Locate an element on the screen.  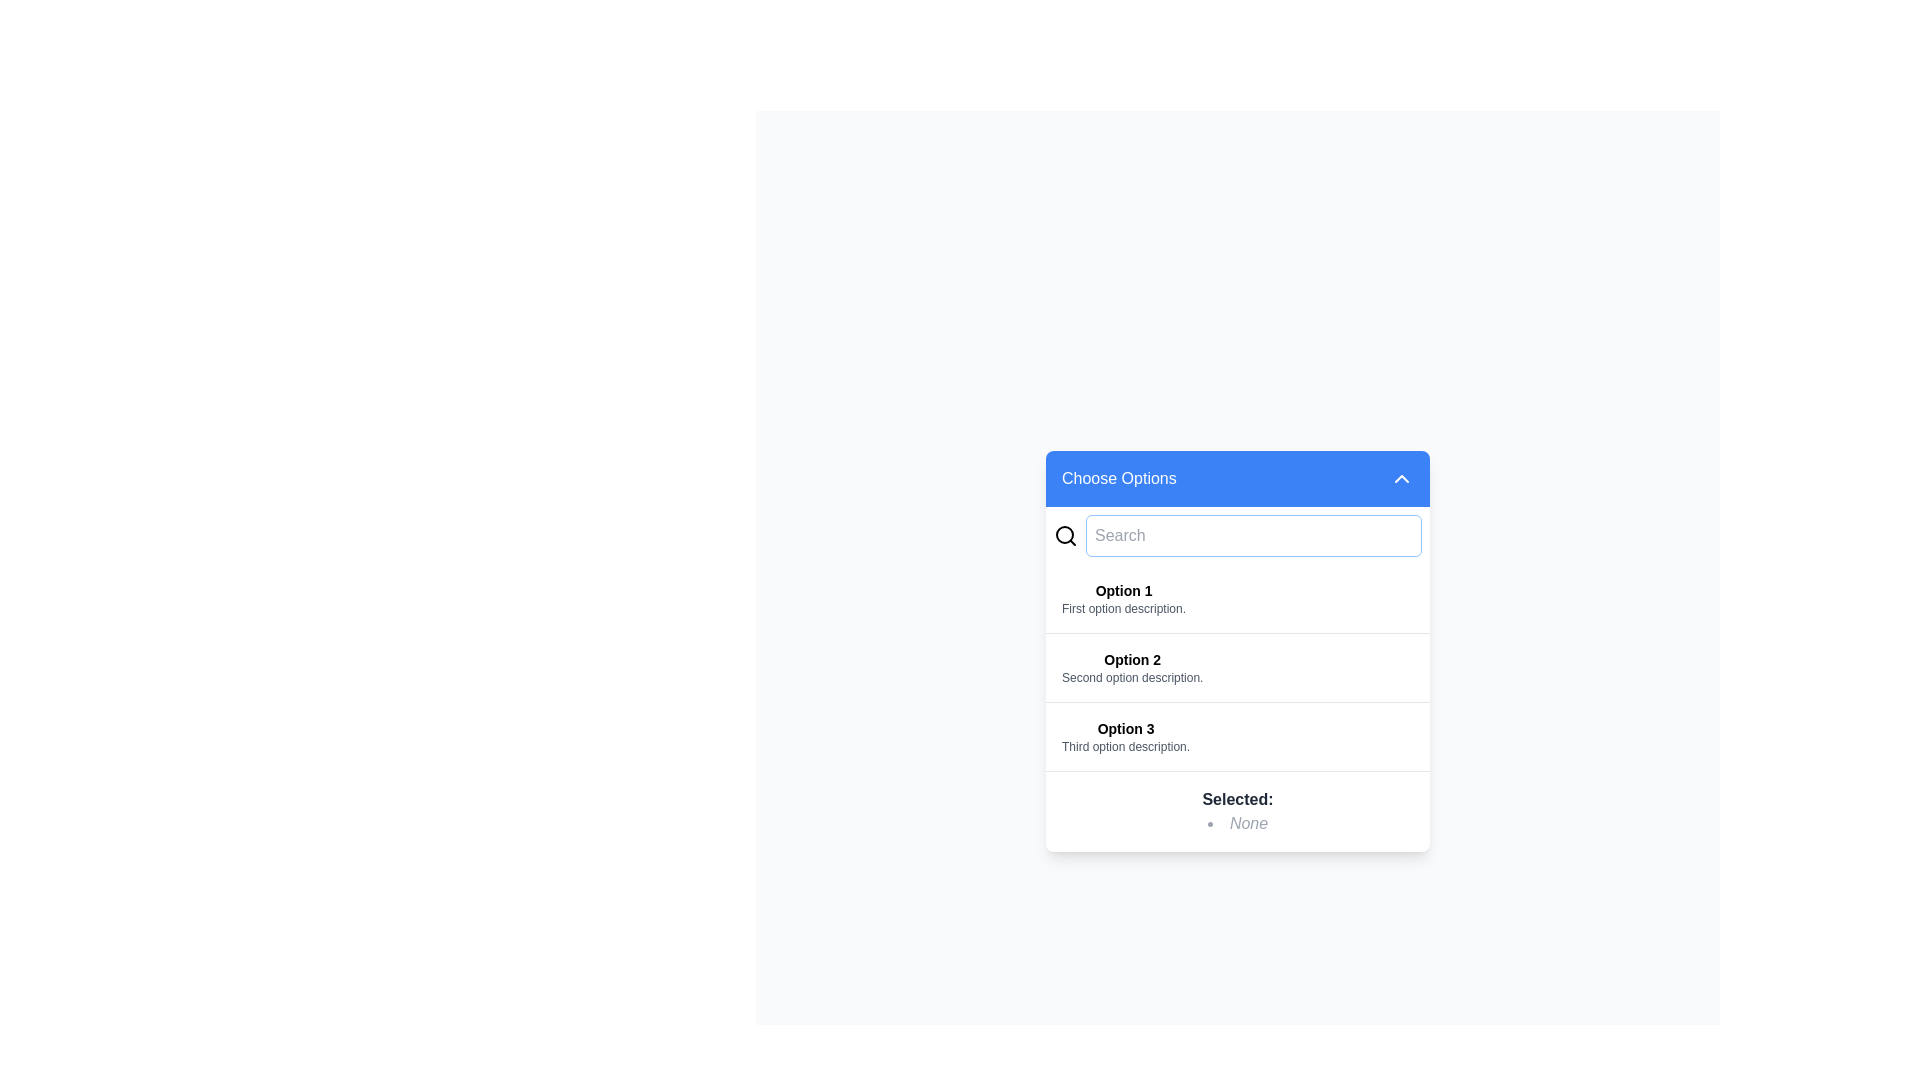
description of the second option labeled 'Second option description.' which is located below the bold text 'Option 2' is located at coordinates (1132, 676).